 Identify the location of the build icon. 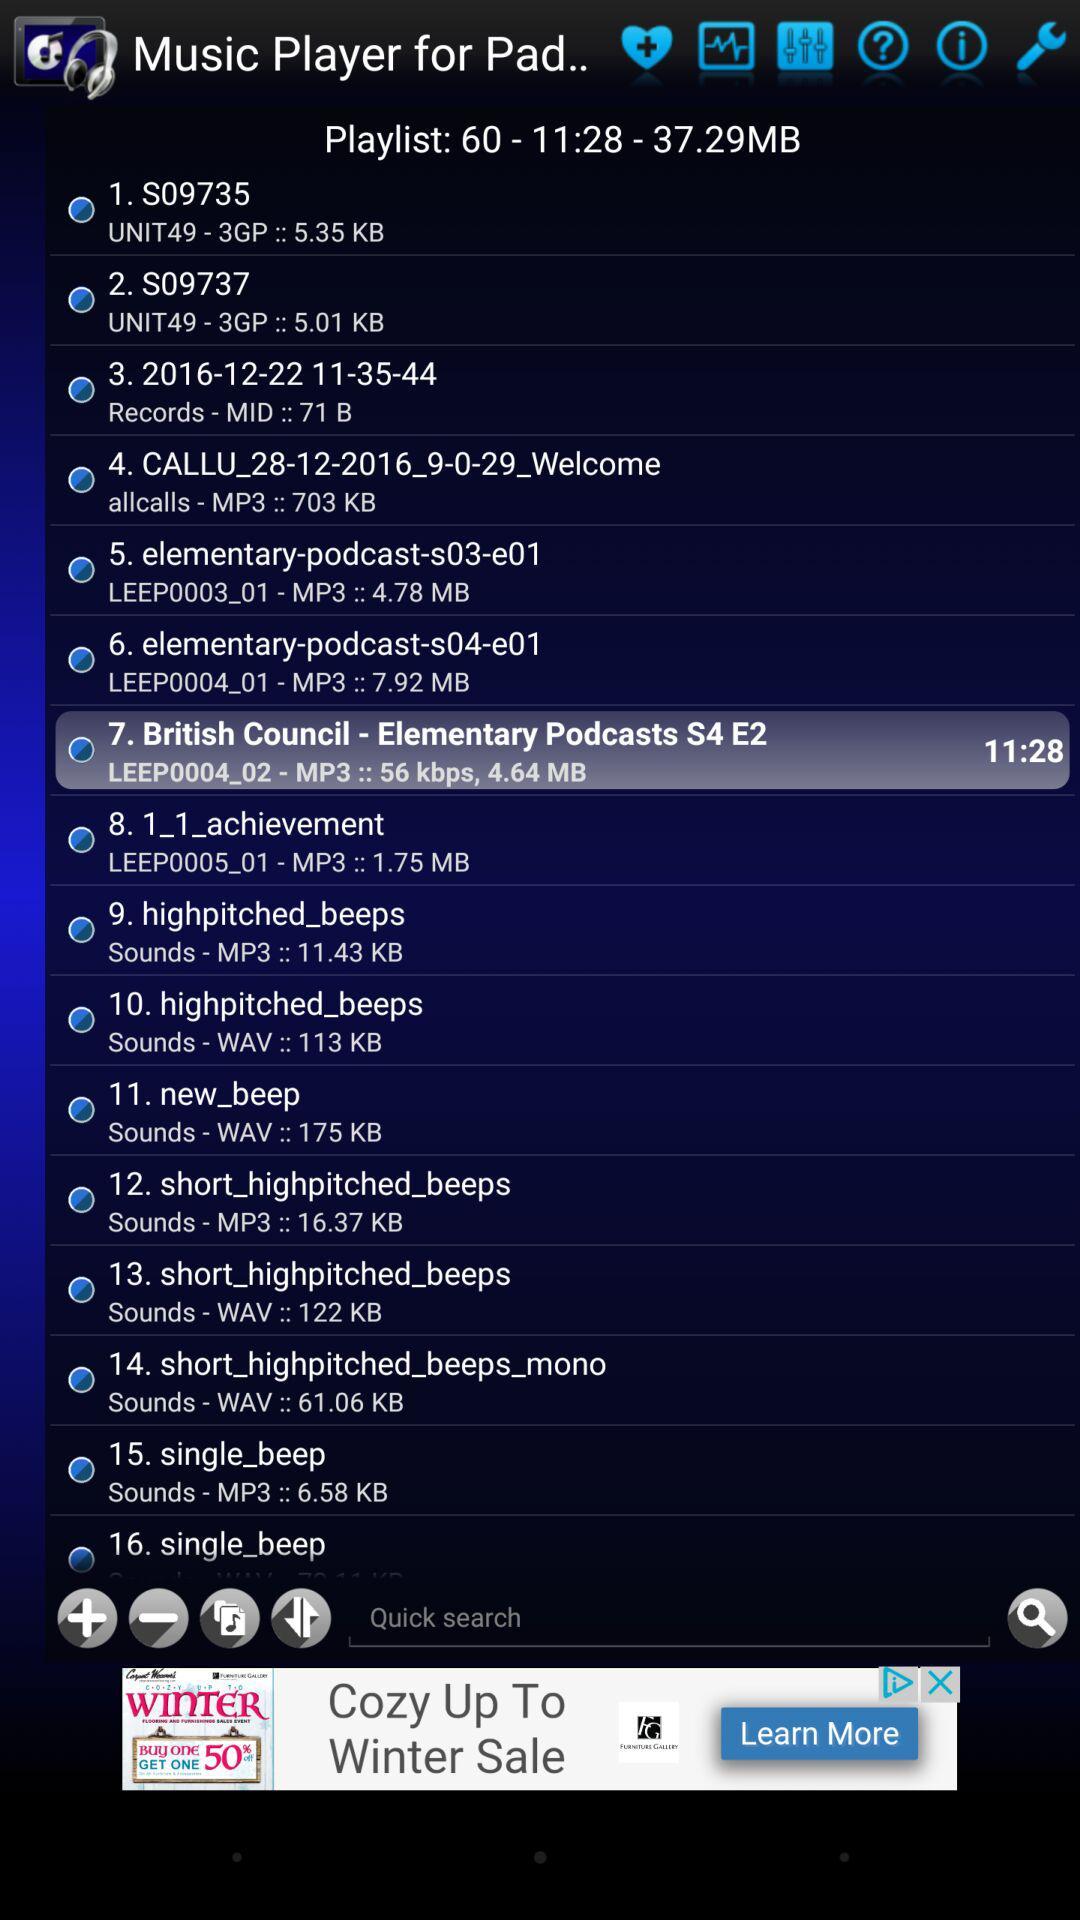
(1039, 55).